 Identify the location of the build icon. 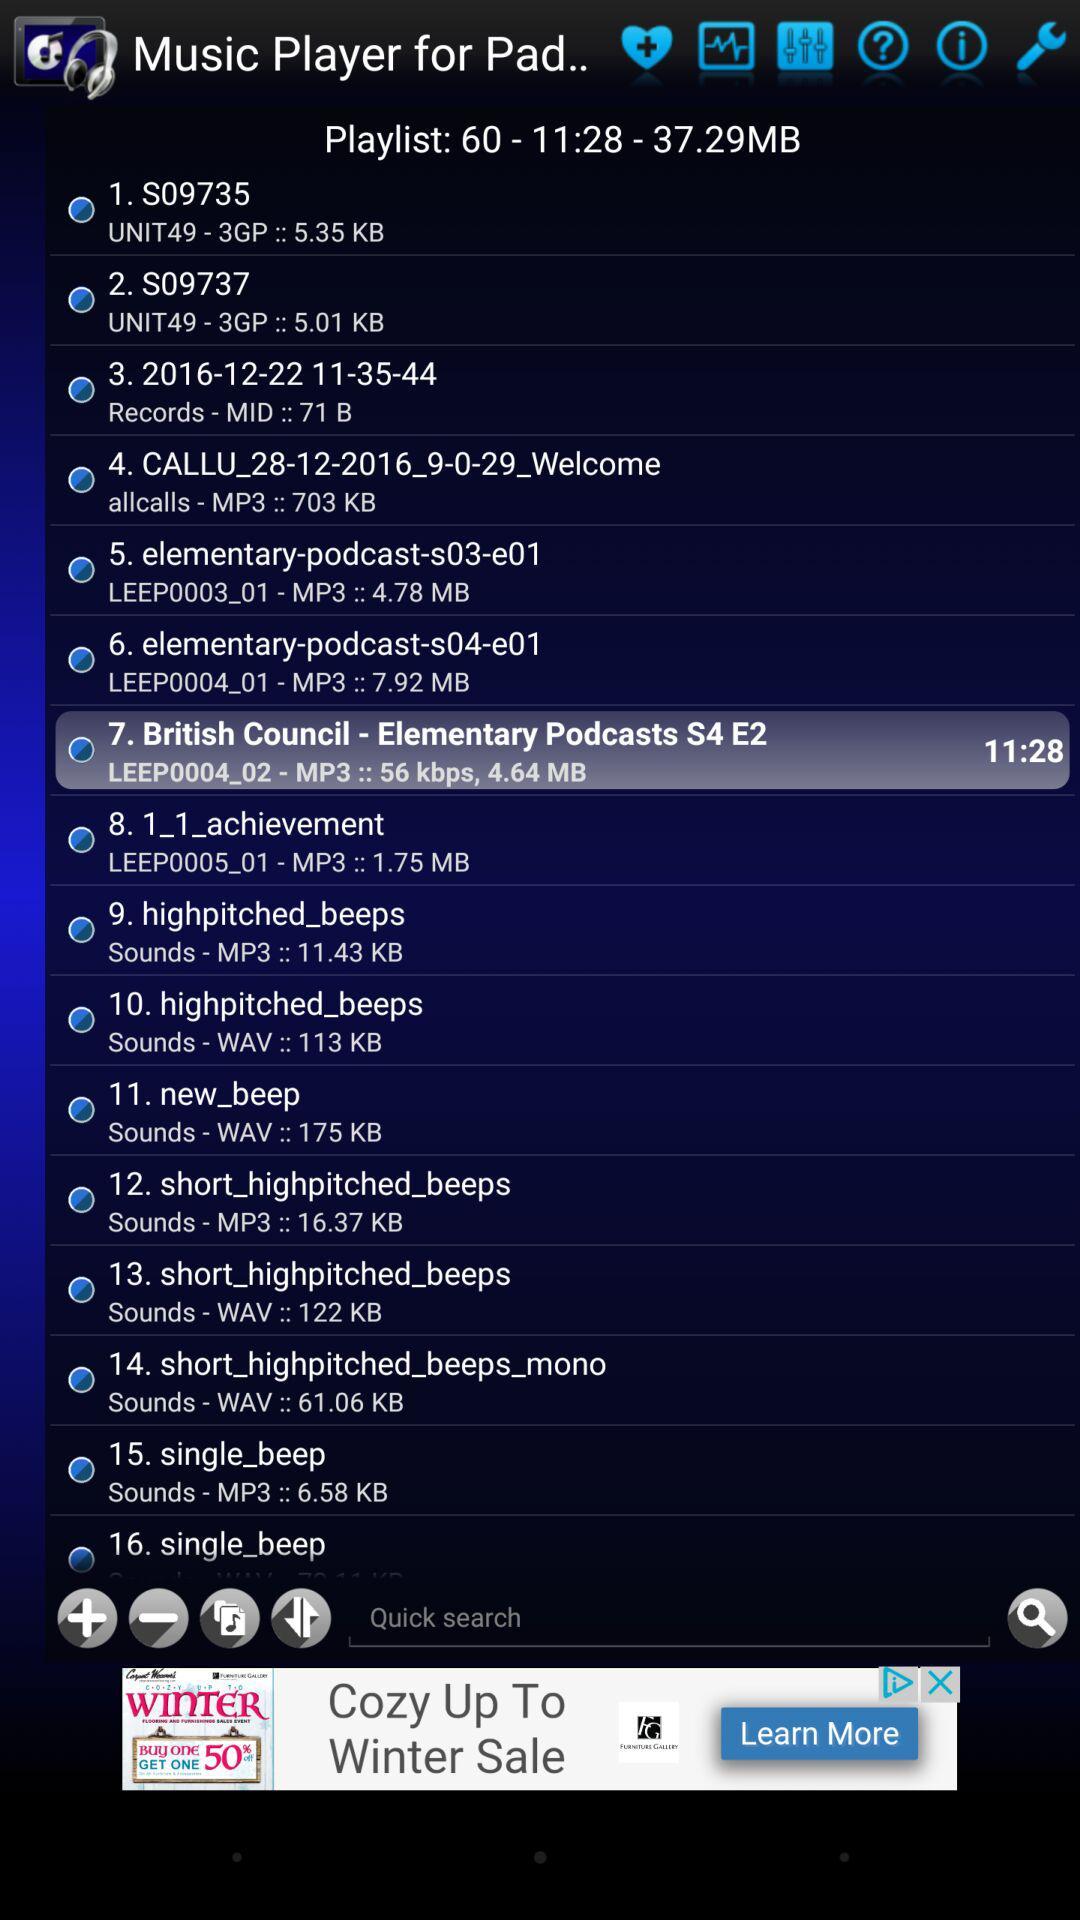
(1039, 55).